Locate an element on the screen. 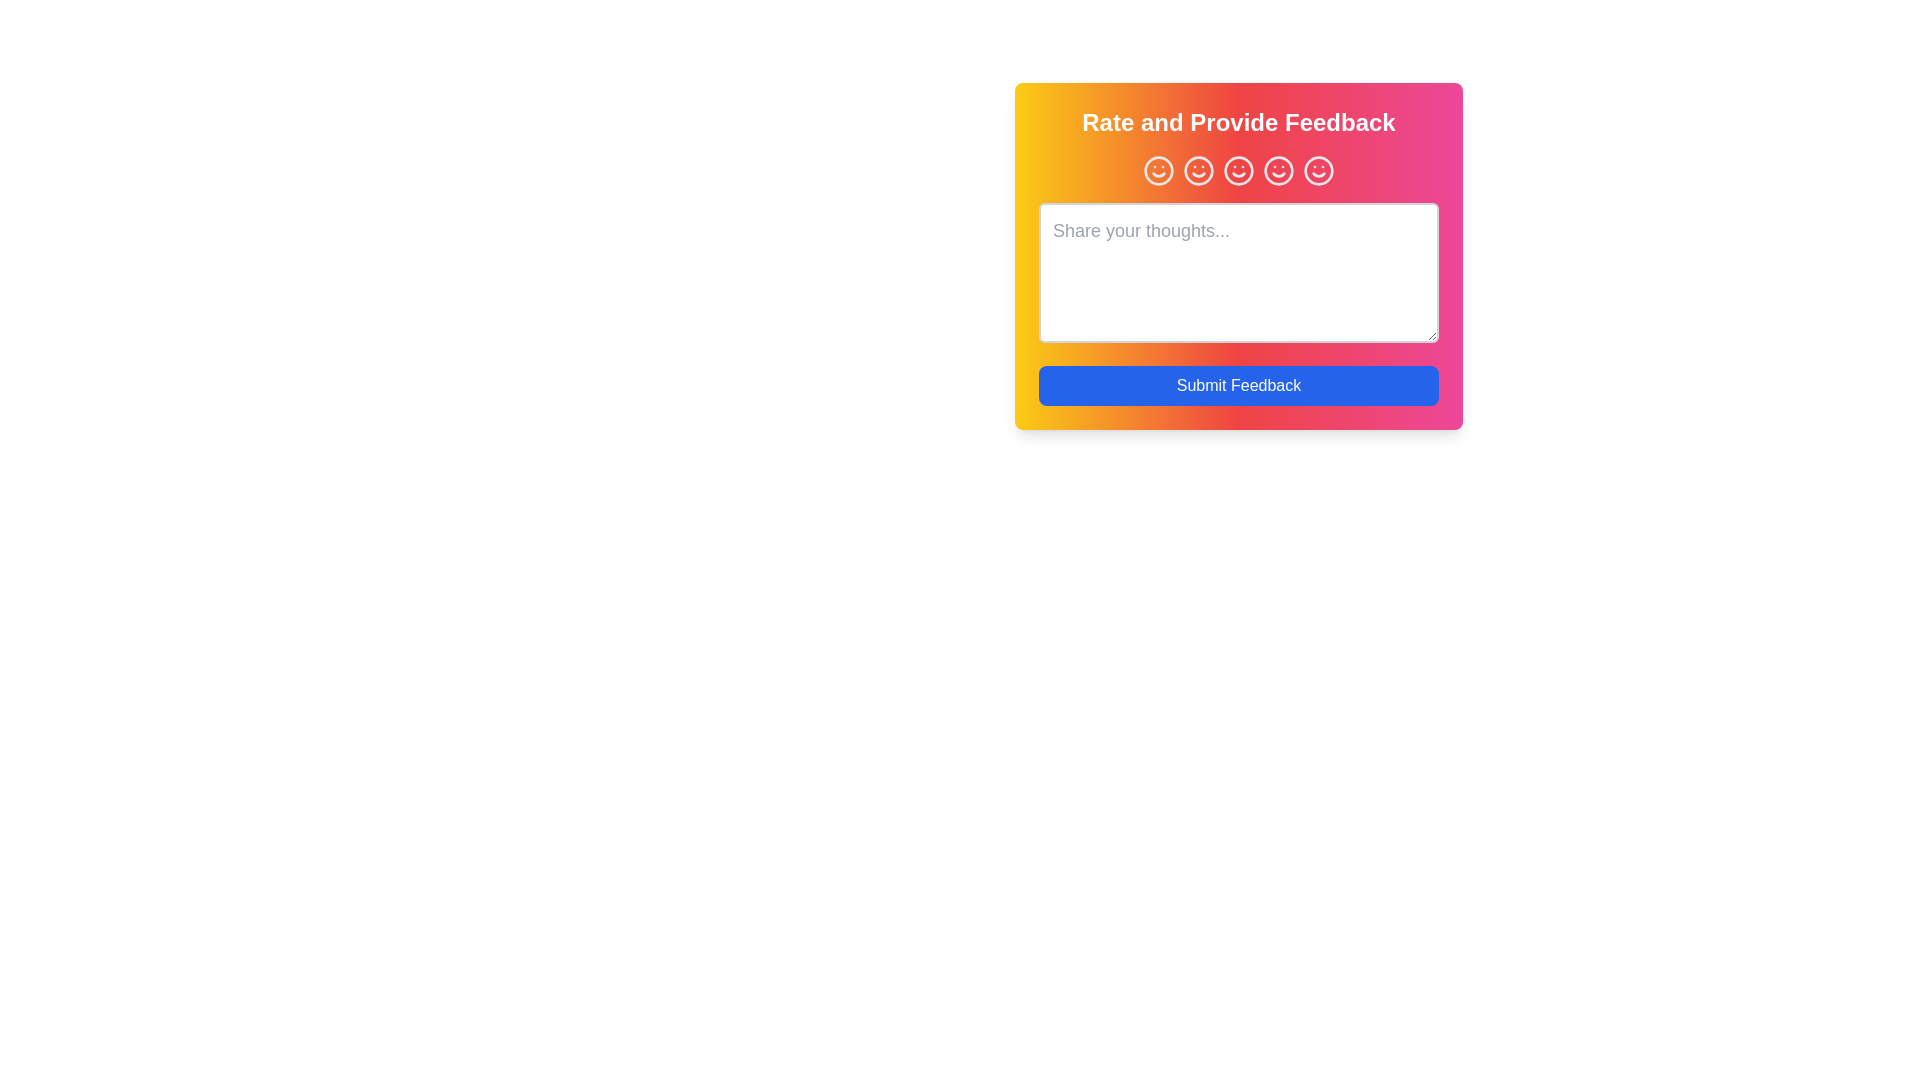  'Submit Feedback' button to submit the feedback is located at coordinates (1237, 385).